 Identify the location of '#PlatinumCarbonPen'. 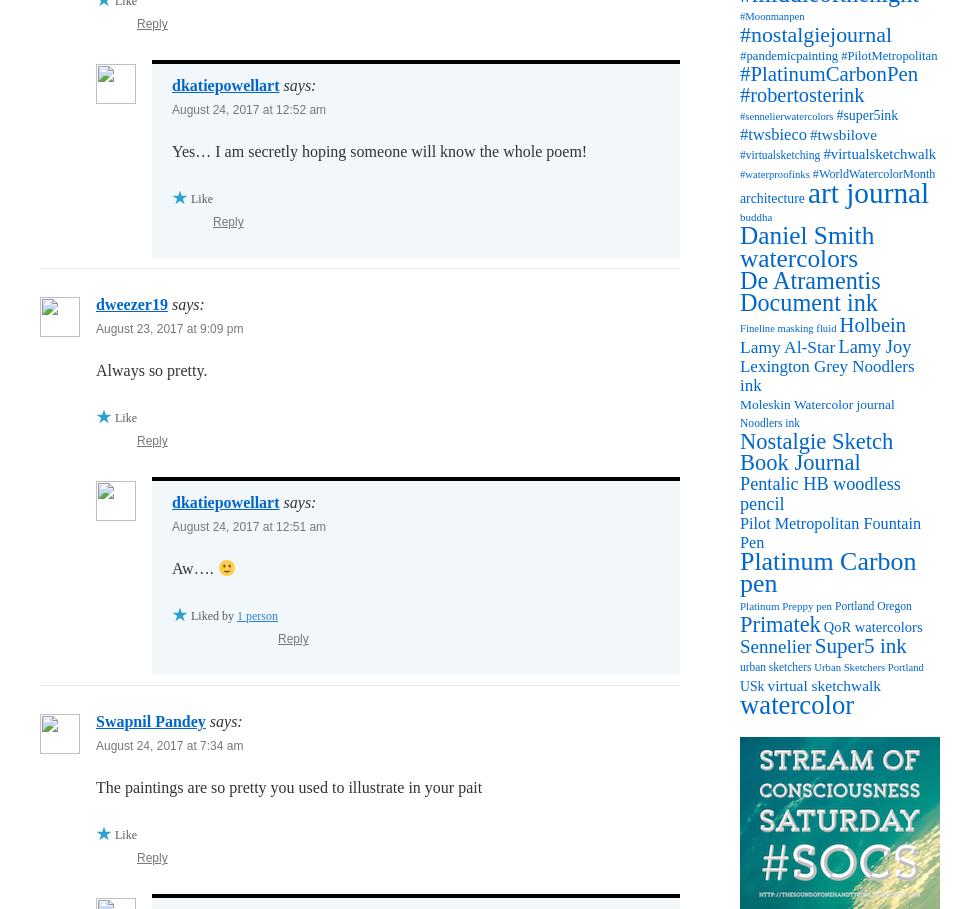
(828, 72).